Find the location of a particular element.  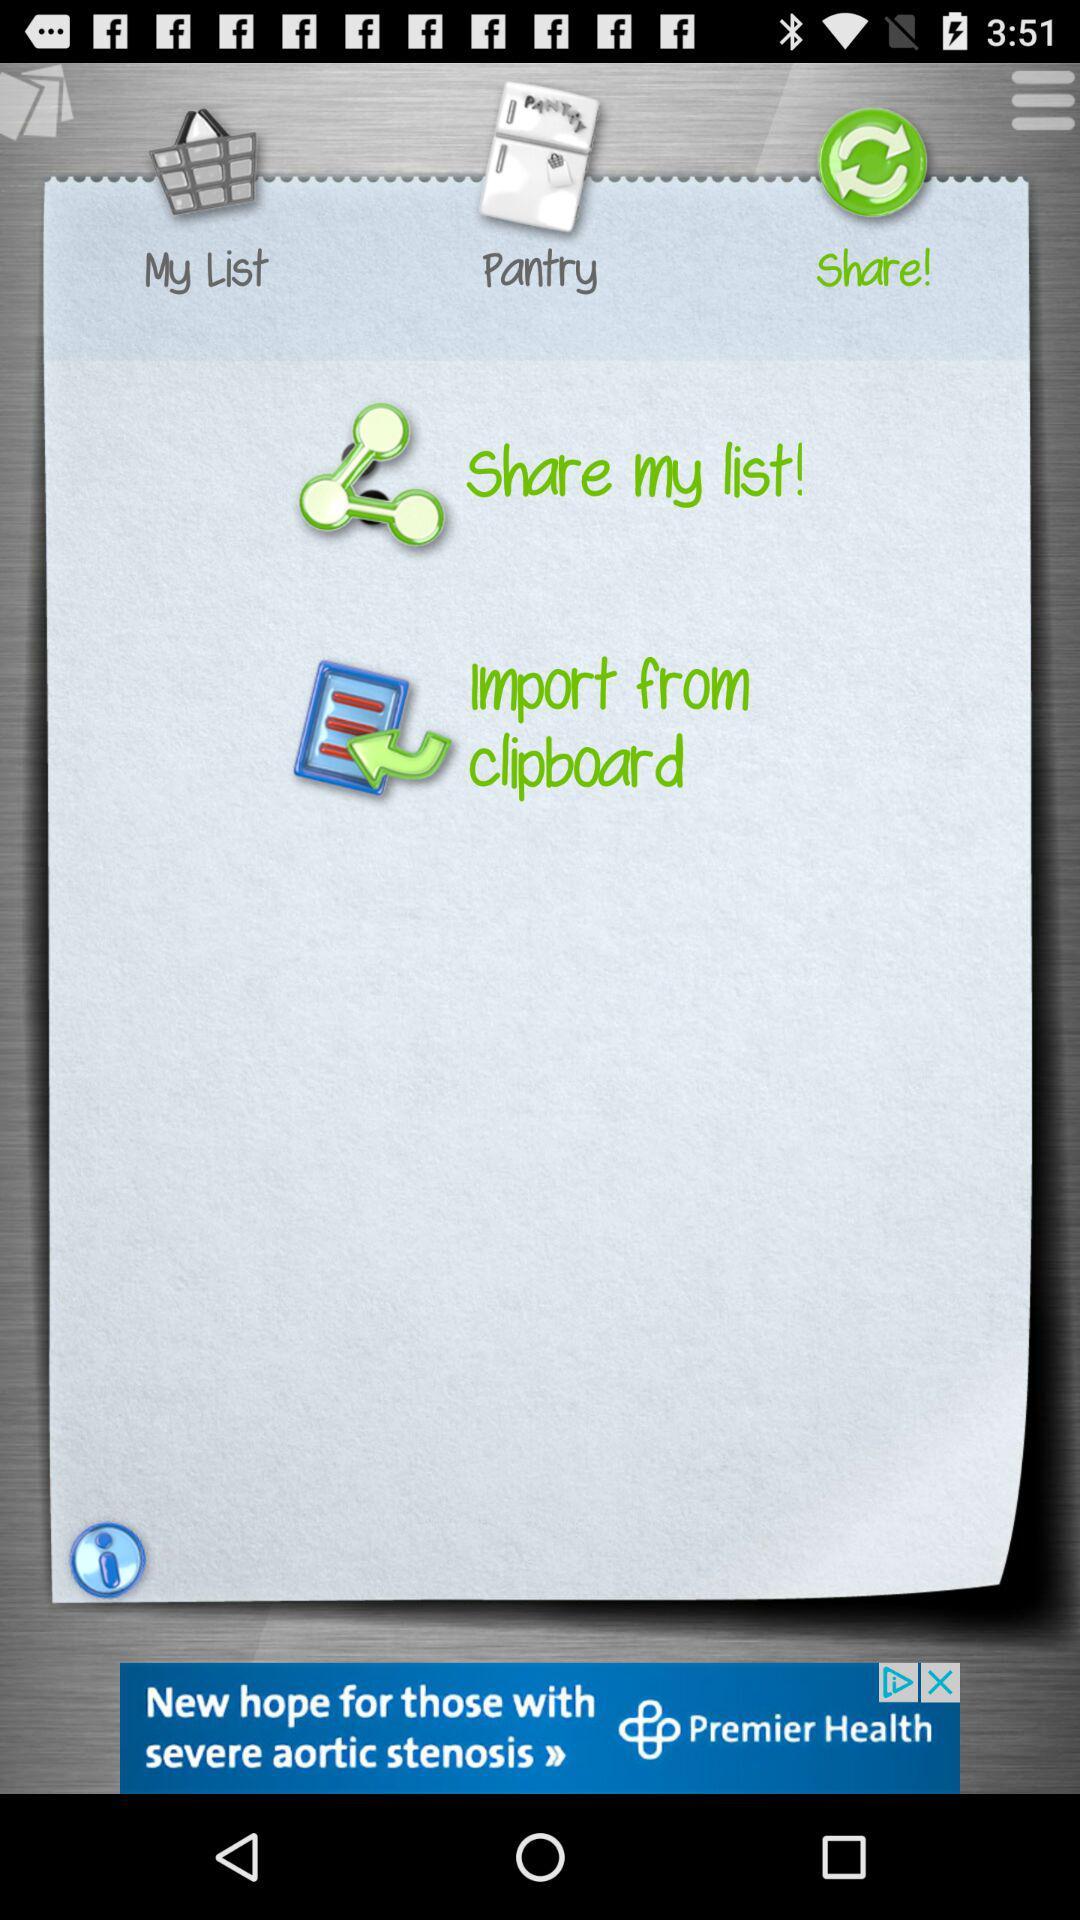

my list is located at coordinates (206, 269).